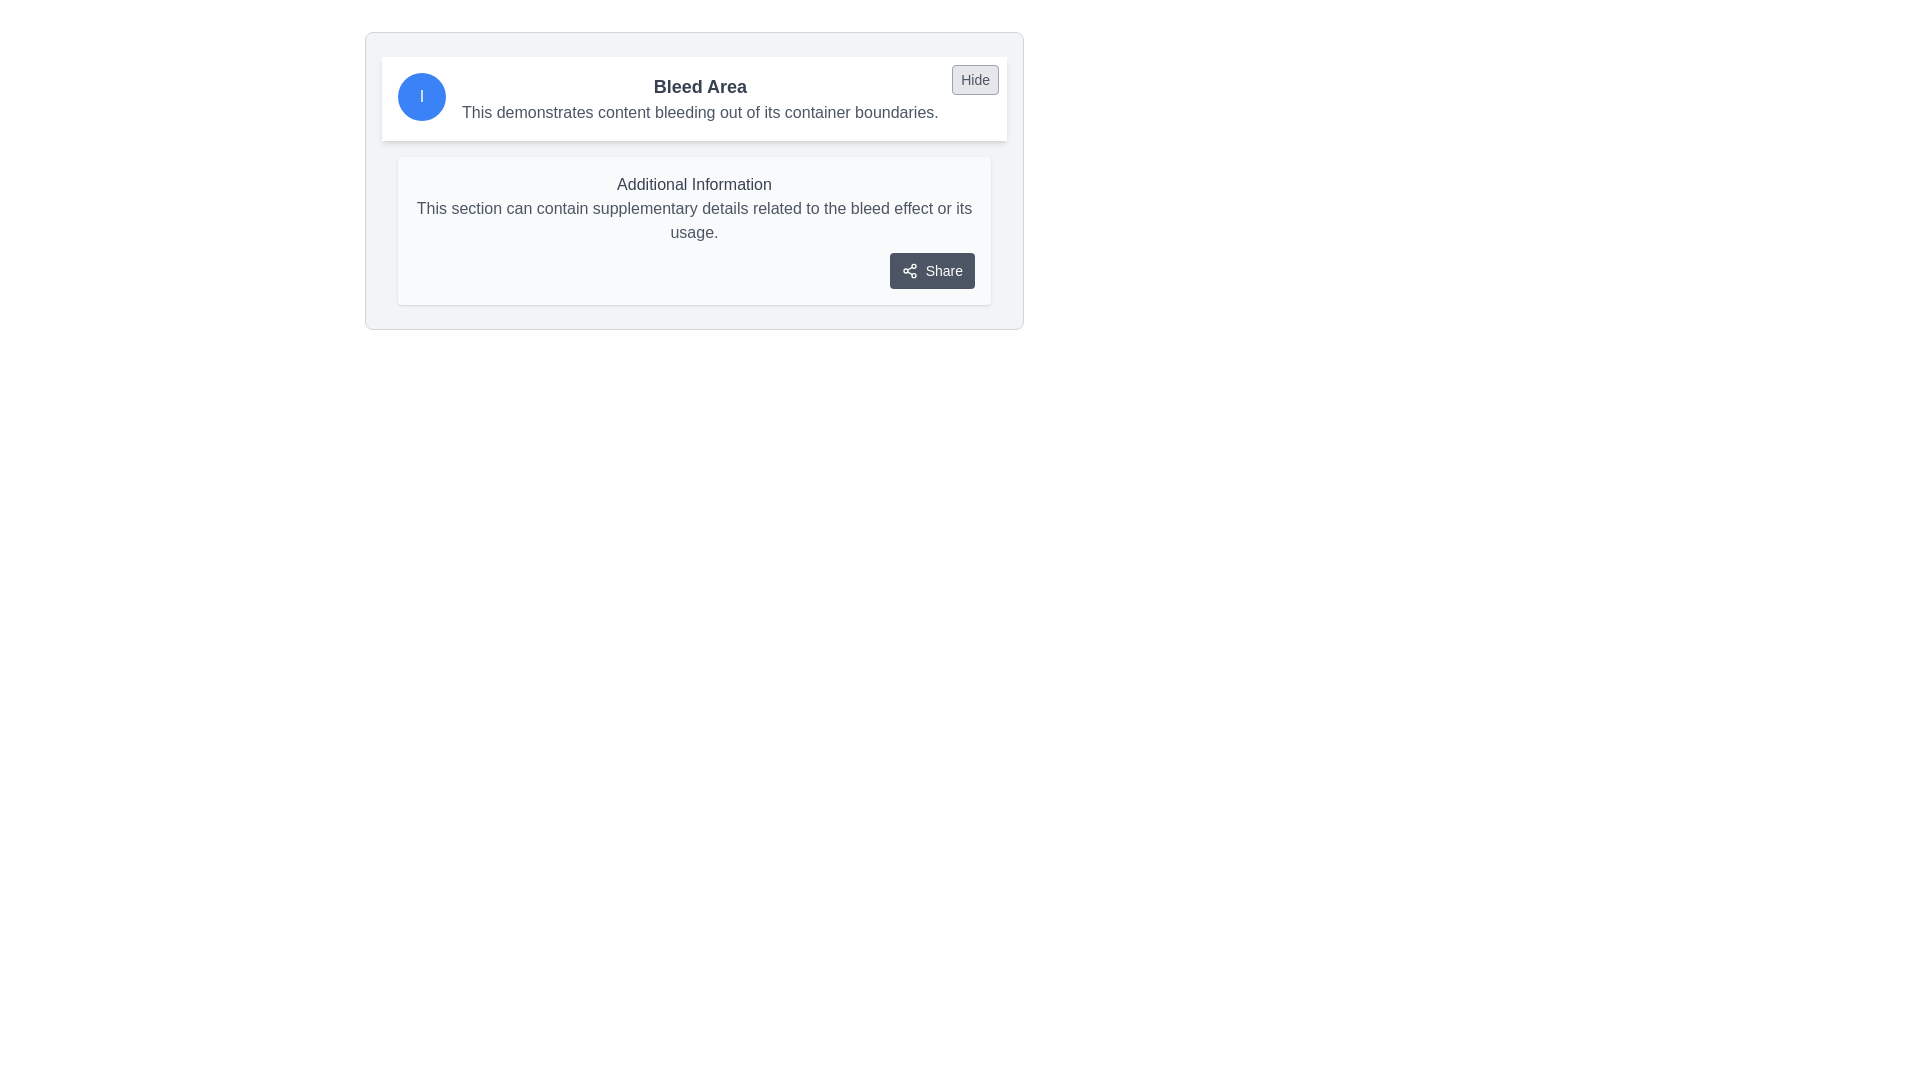  What do you see at coordinates (694, 99) in the screenshot?
I see `text on the Notification banner that informs users about the 'Bleed Area' feature` at bounding box center [694, 99].